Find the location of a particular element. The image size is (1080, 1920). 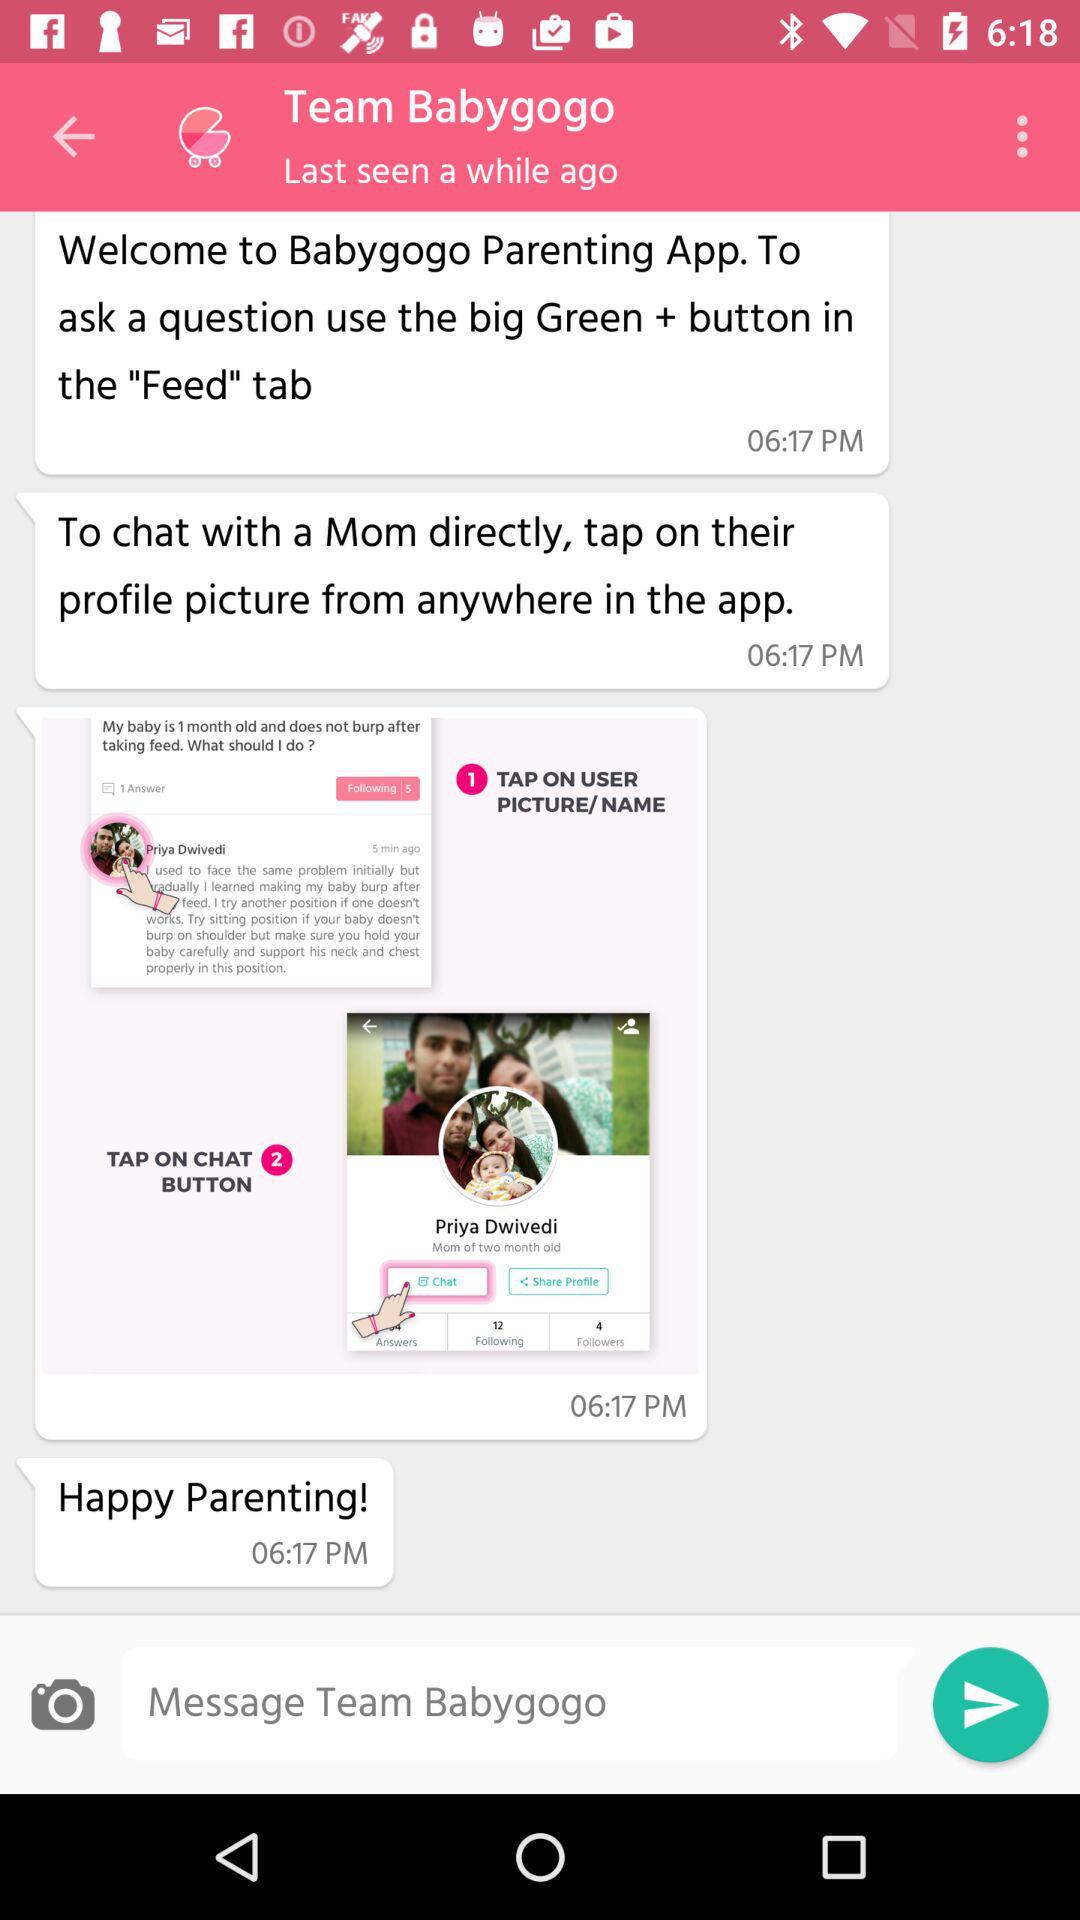

item above 06:17 pm is located at coordinates (461, 567).